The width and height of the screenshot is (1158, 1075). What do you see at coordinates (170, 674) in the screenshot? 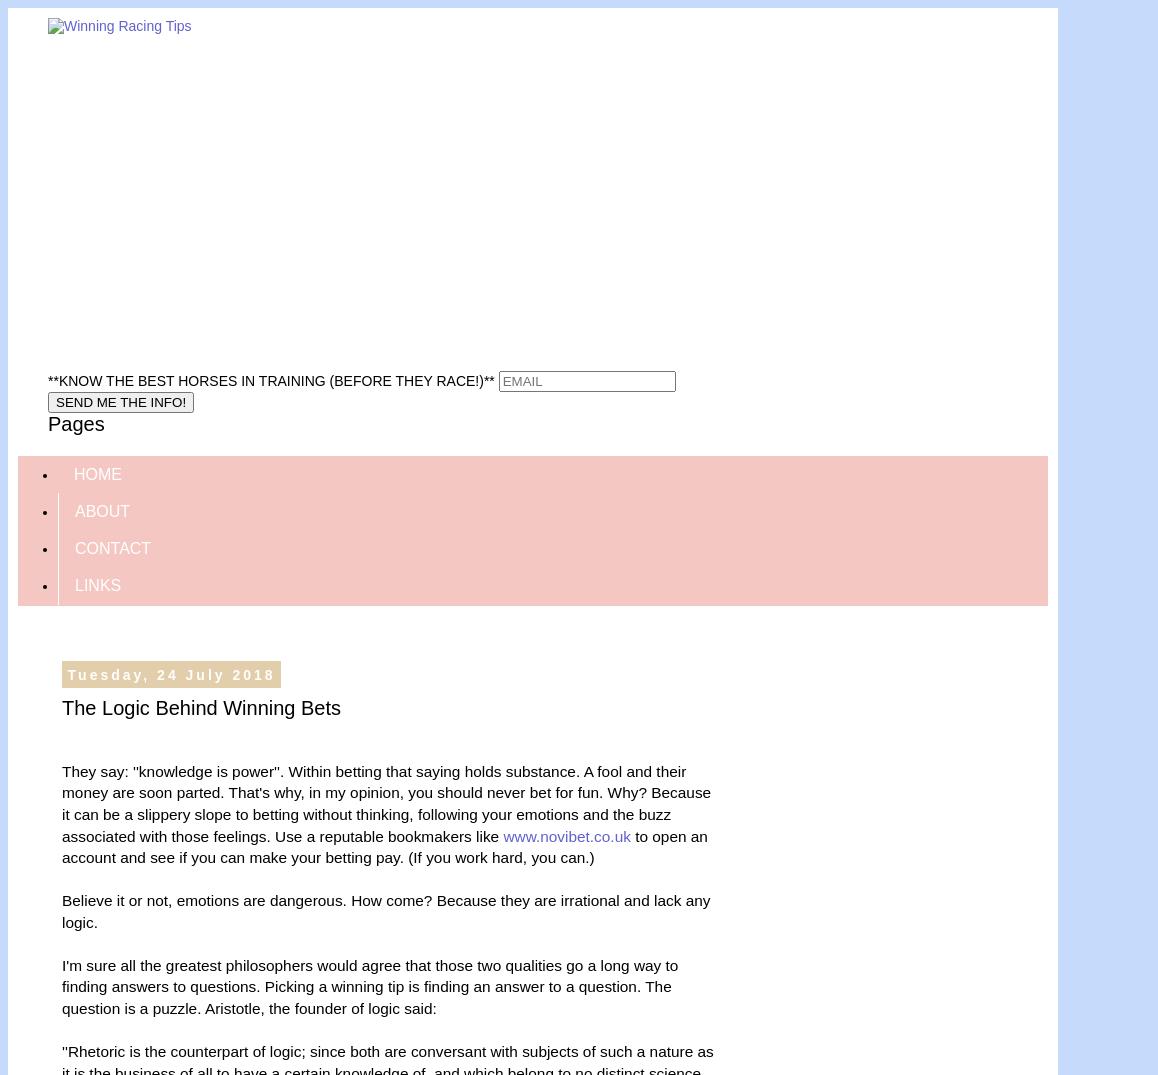
I see `'Tuesday, 24 July 2018'` at bounding box center [170, 674].